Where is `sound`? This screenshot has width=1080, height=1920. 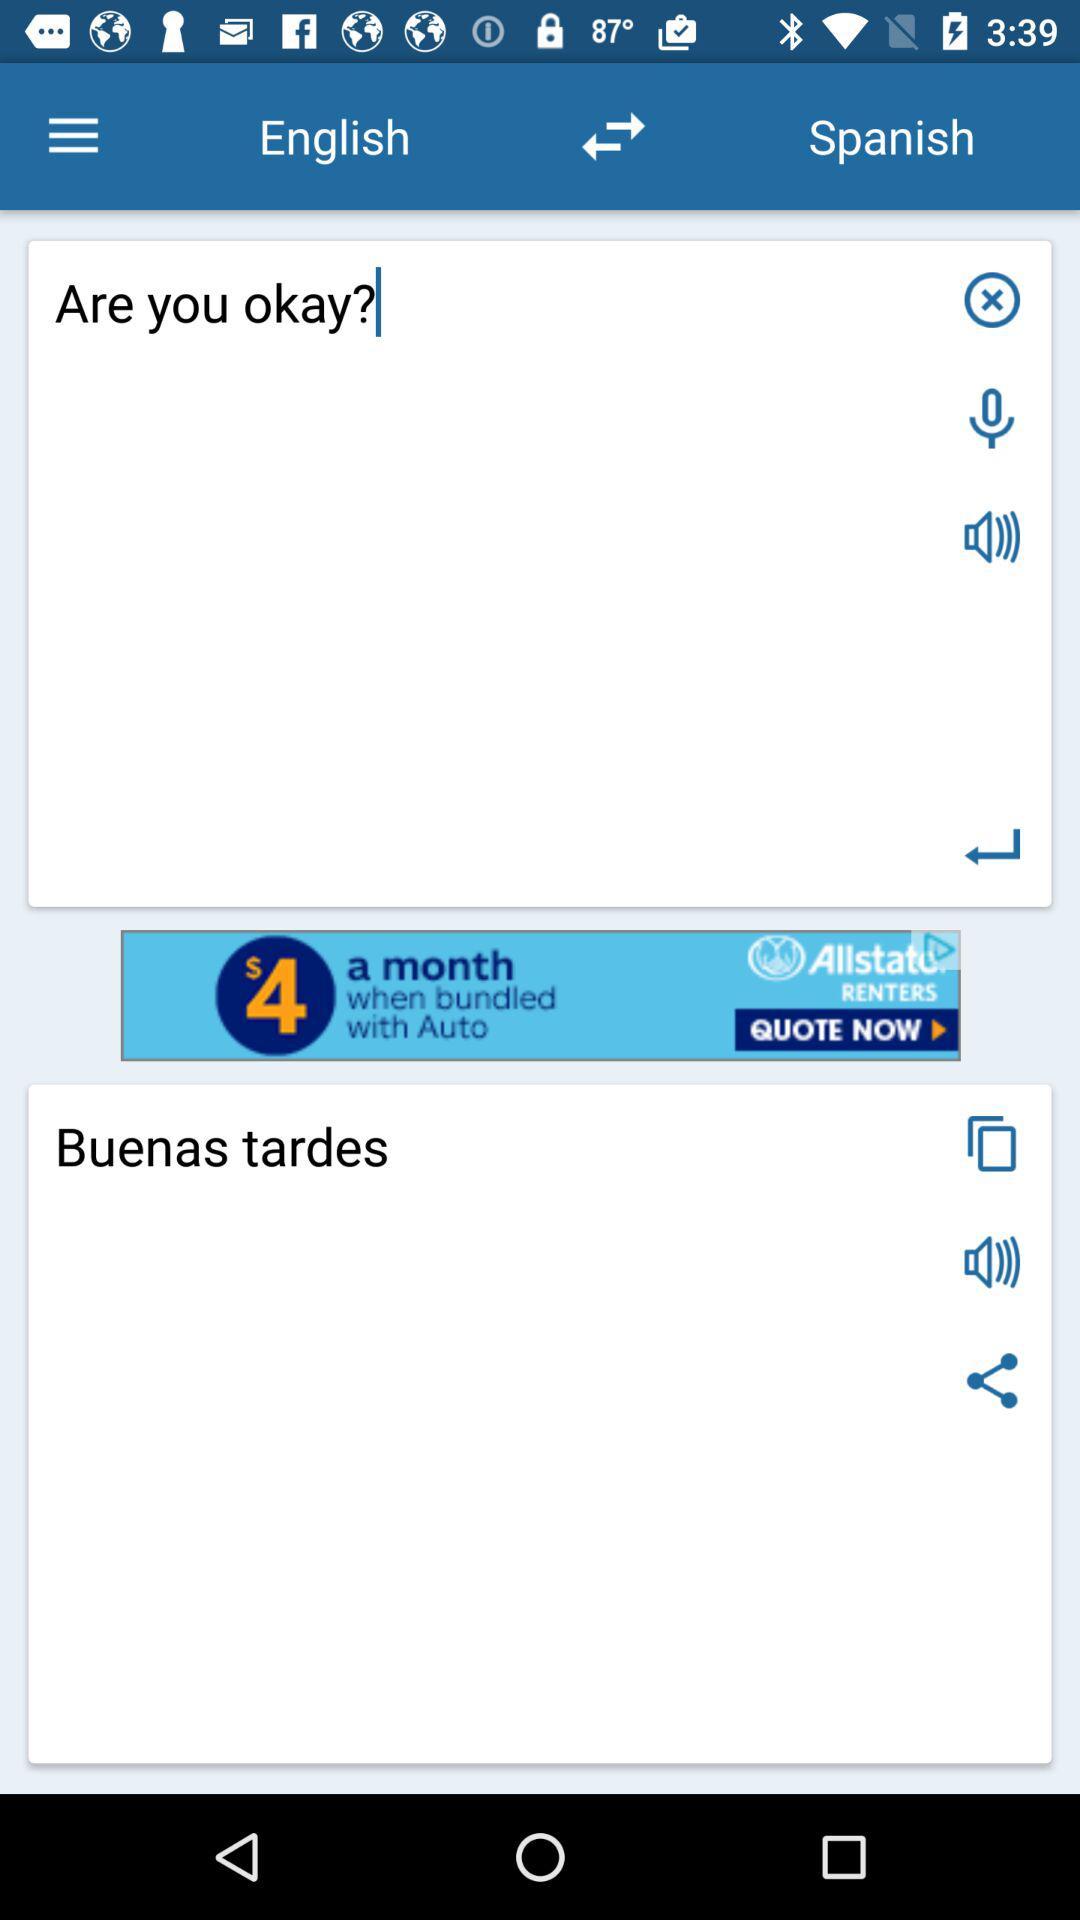 sound is located at coordinates (992, 537).